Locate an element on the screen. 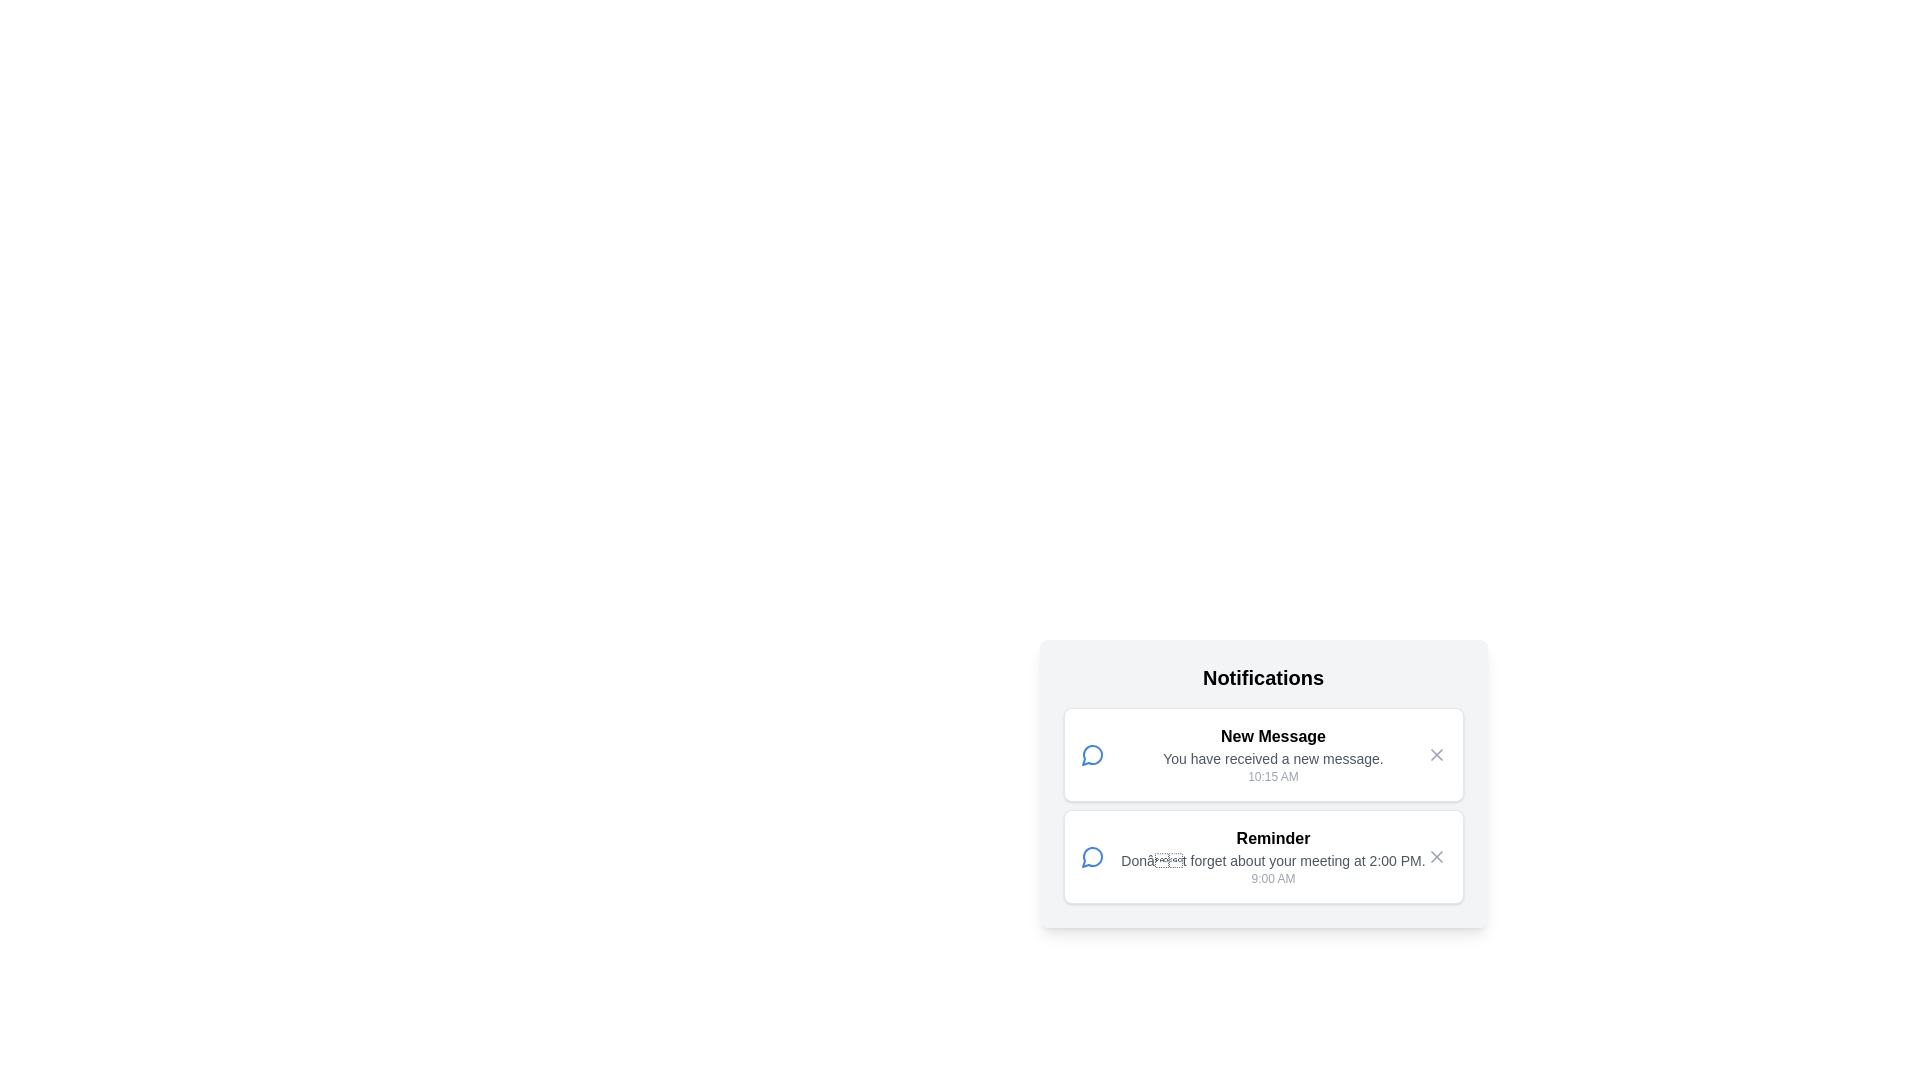  the timestamp of the first notification to inspect it is located at coordinates (1272, 775).